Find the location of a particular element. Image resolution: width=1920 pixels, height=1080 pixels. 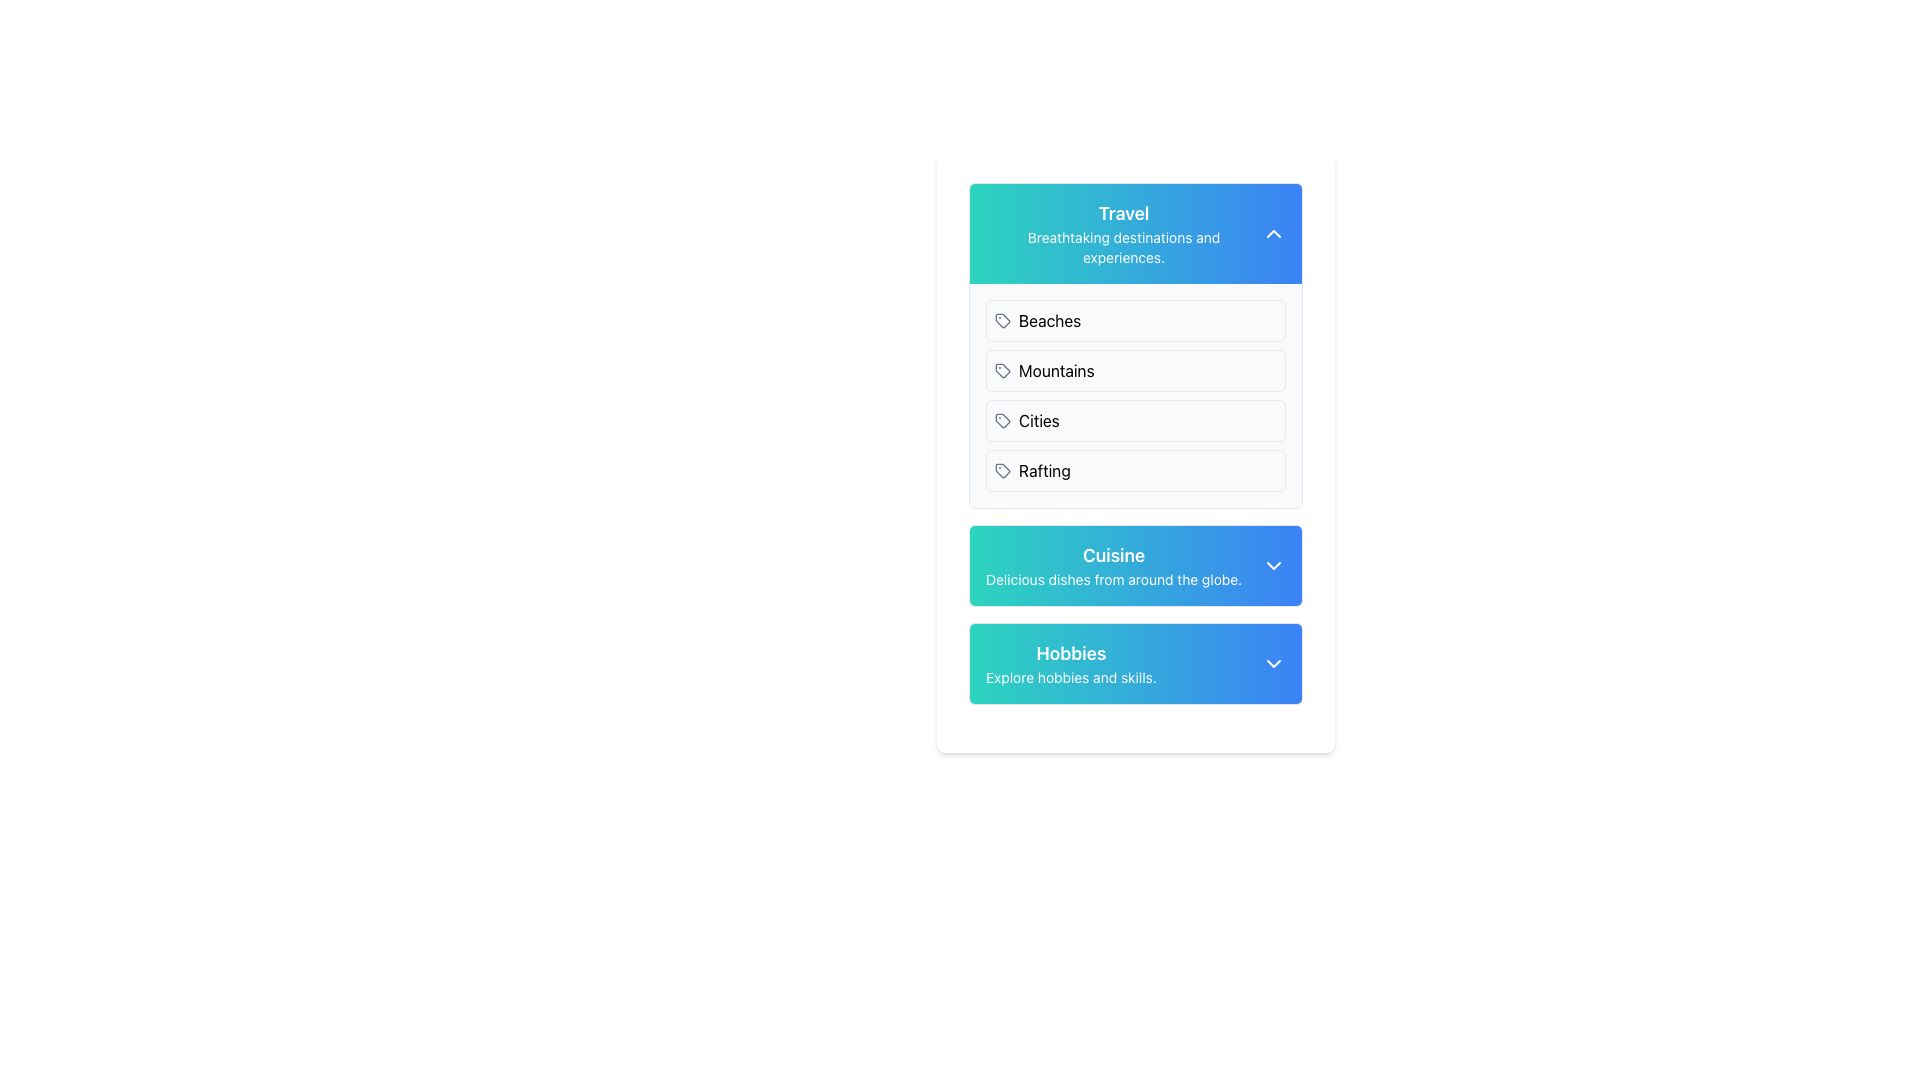

the 'Mountains' text label, which is the second option in the vertically stacked list of selectable tags under the 'Travel' section, positioned below 'Beaches' and above 'Cities' is located at coordinates (1055, 370).